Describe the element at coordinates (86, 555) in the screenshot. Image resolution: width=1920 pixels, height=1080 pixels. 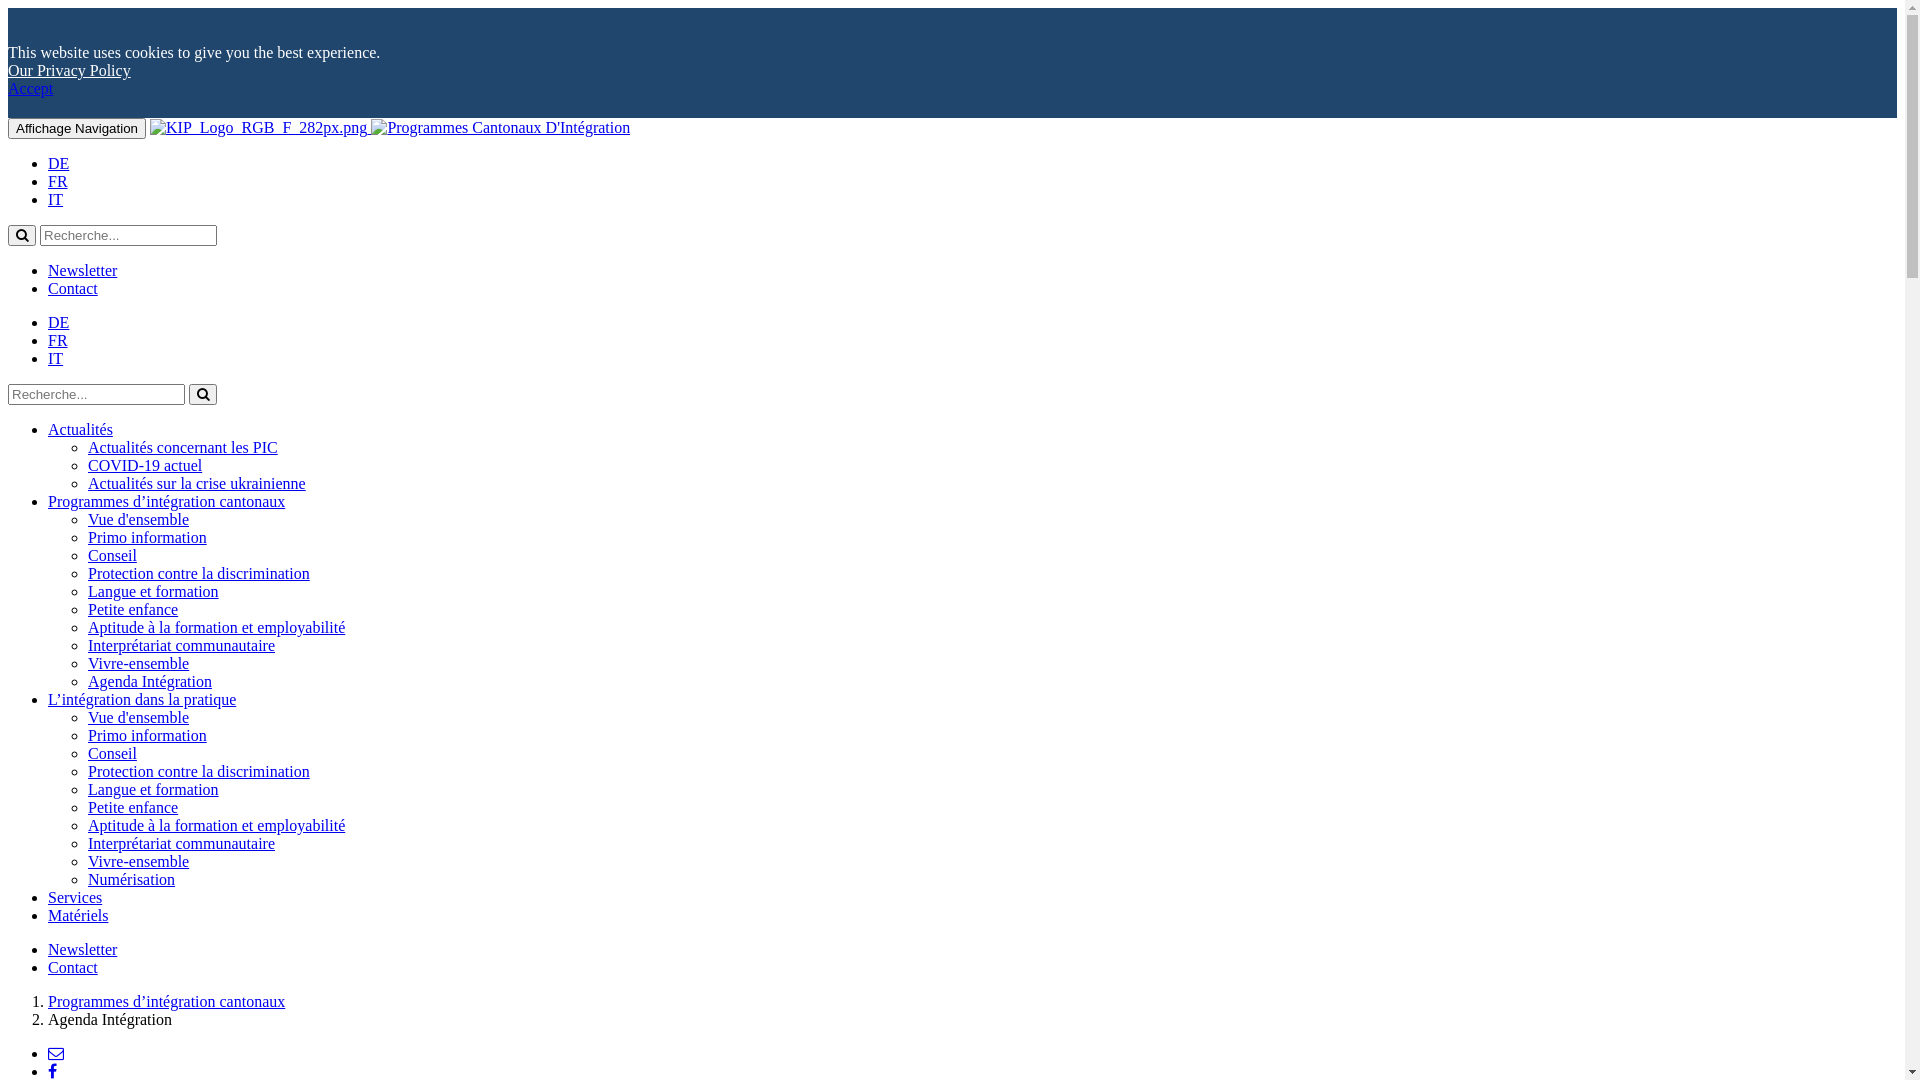
I see `'Conseil'` at that location.